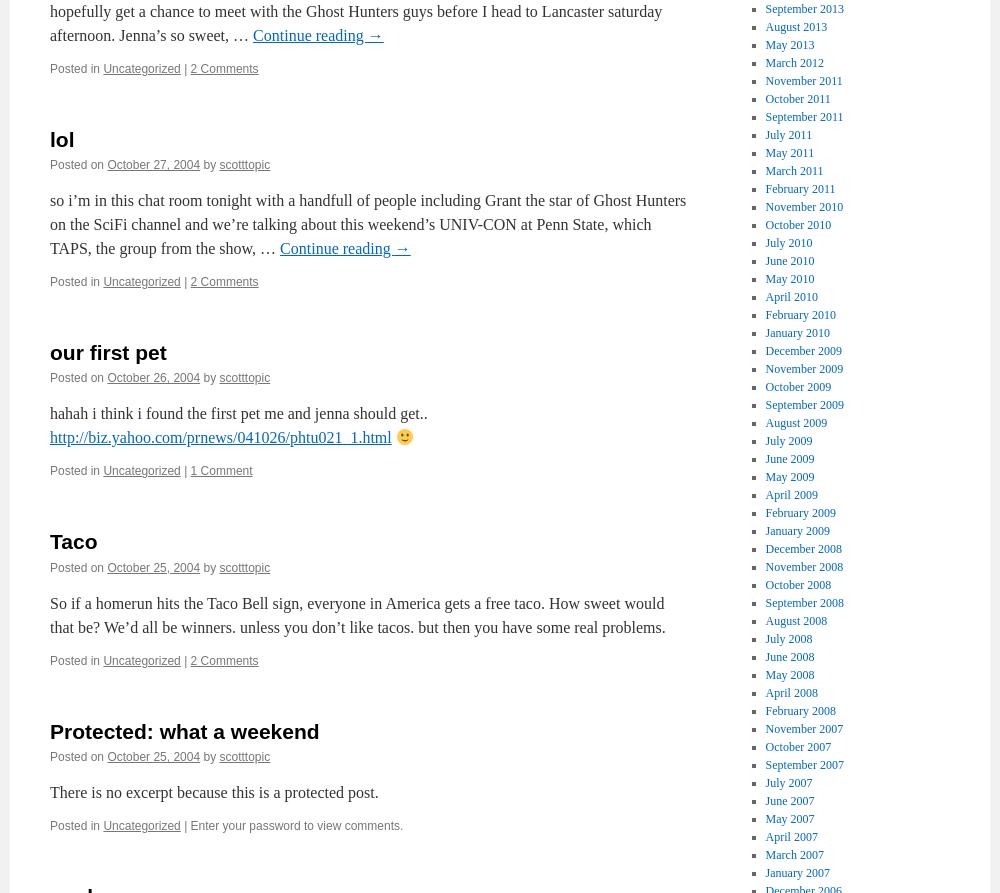  Describe the element at coordinates (367, 223) in the screenshot. I see `'so i’m in this chat room tonight with a handfull of people including Grant the star of Ghost Hunters on the SciFi channel and we’re talking about this weekend’s UNIV-CON at Penn State, which TAPS, the group from the show, …'` at that location.